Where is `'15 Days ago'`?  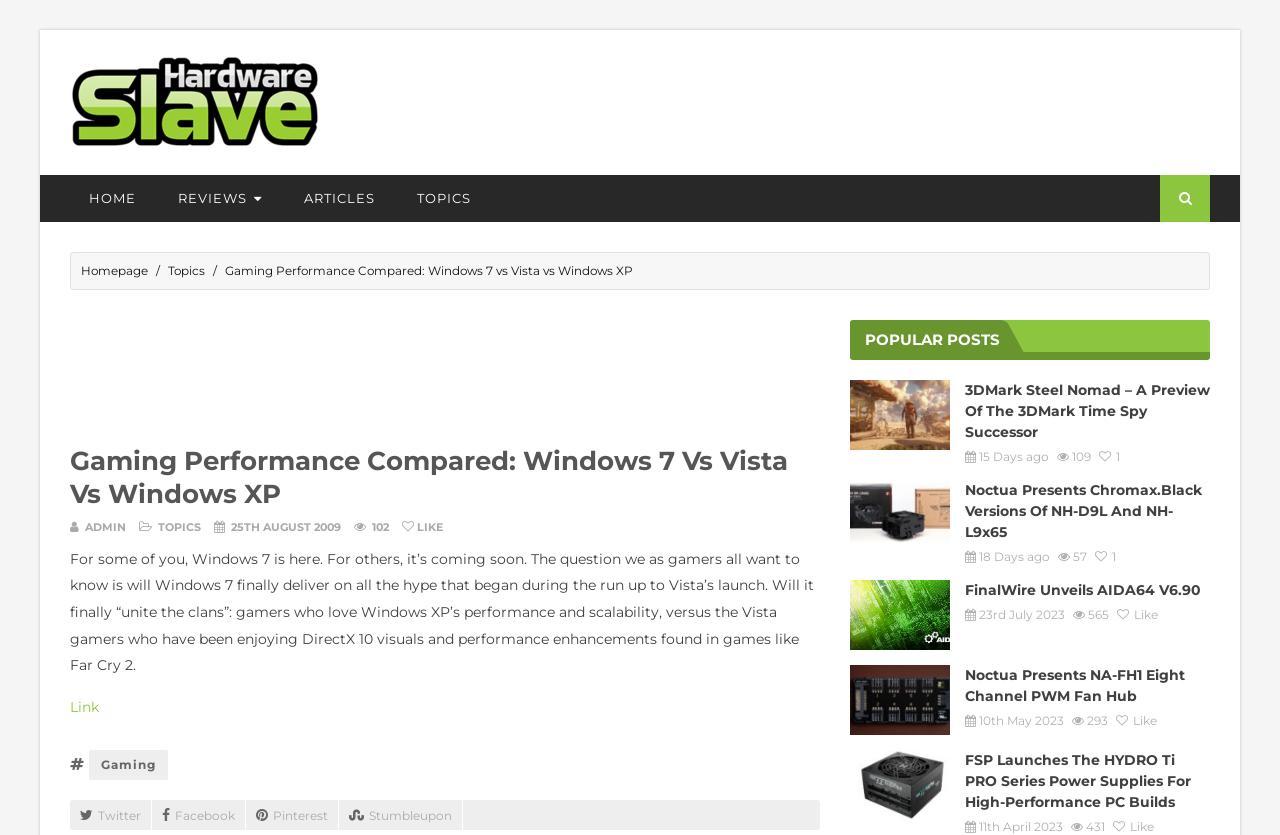
'15 Days ago' is located at coordinates (1015, 454).